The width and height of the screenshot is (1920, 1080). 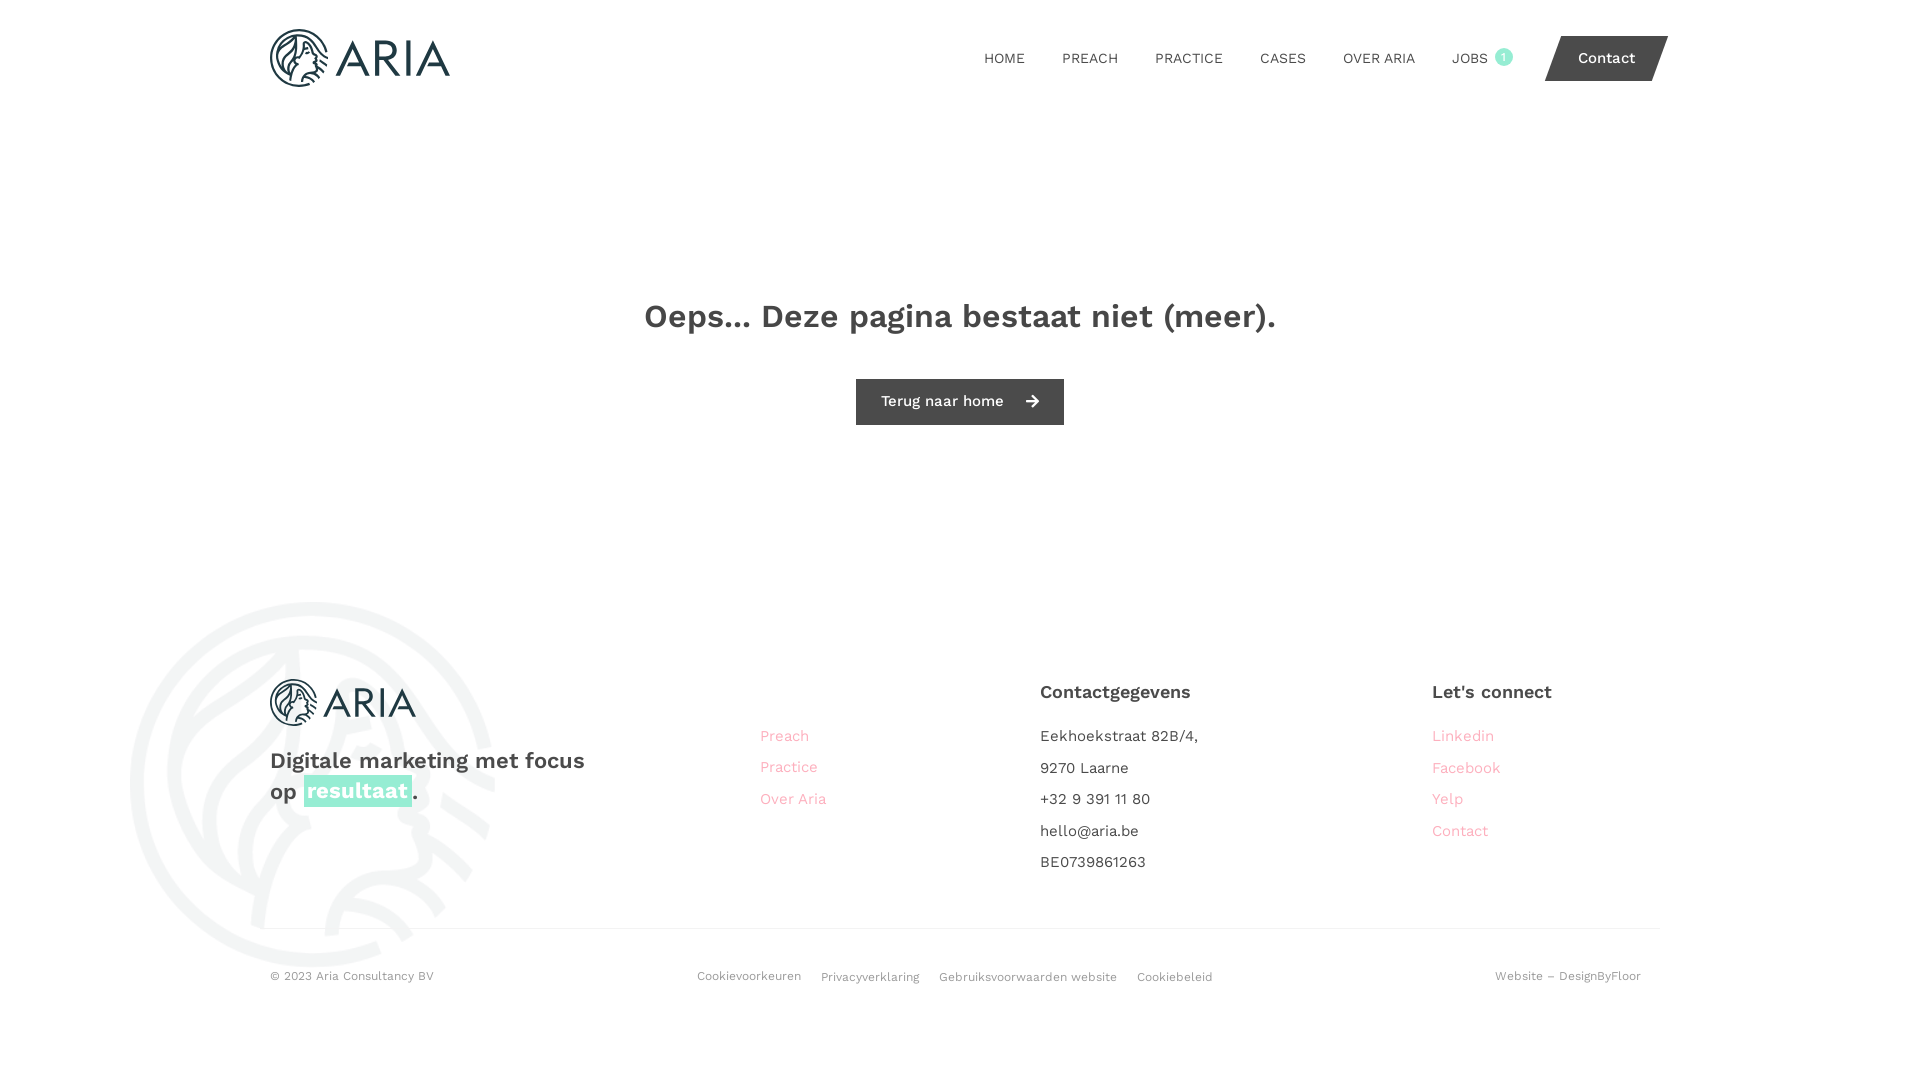 What do you see at coordinates (1175, 975) in the screenshot?
I see `'Cookiebeleid'` at bounding box center [1175, 975].